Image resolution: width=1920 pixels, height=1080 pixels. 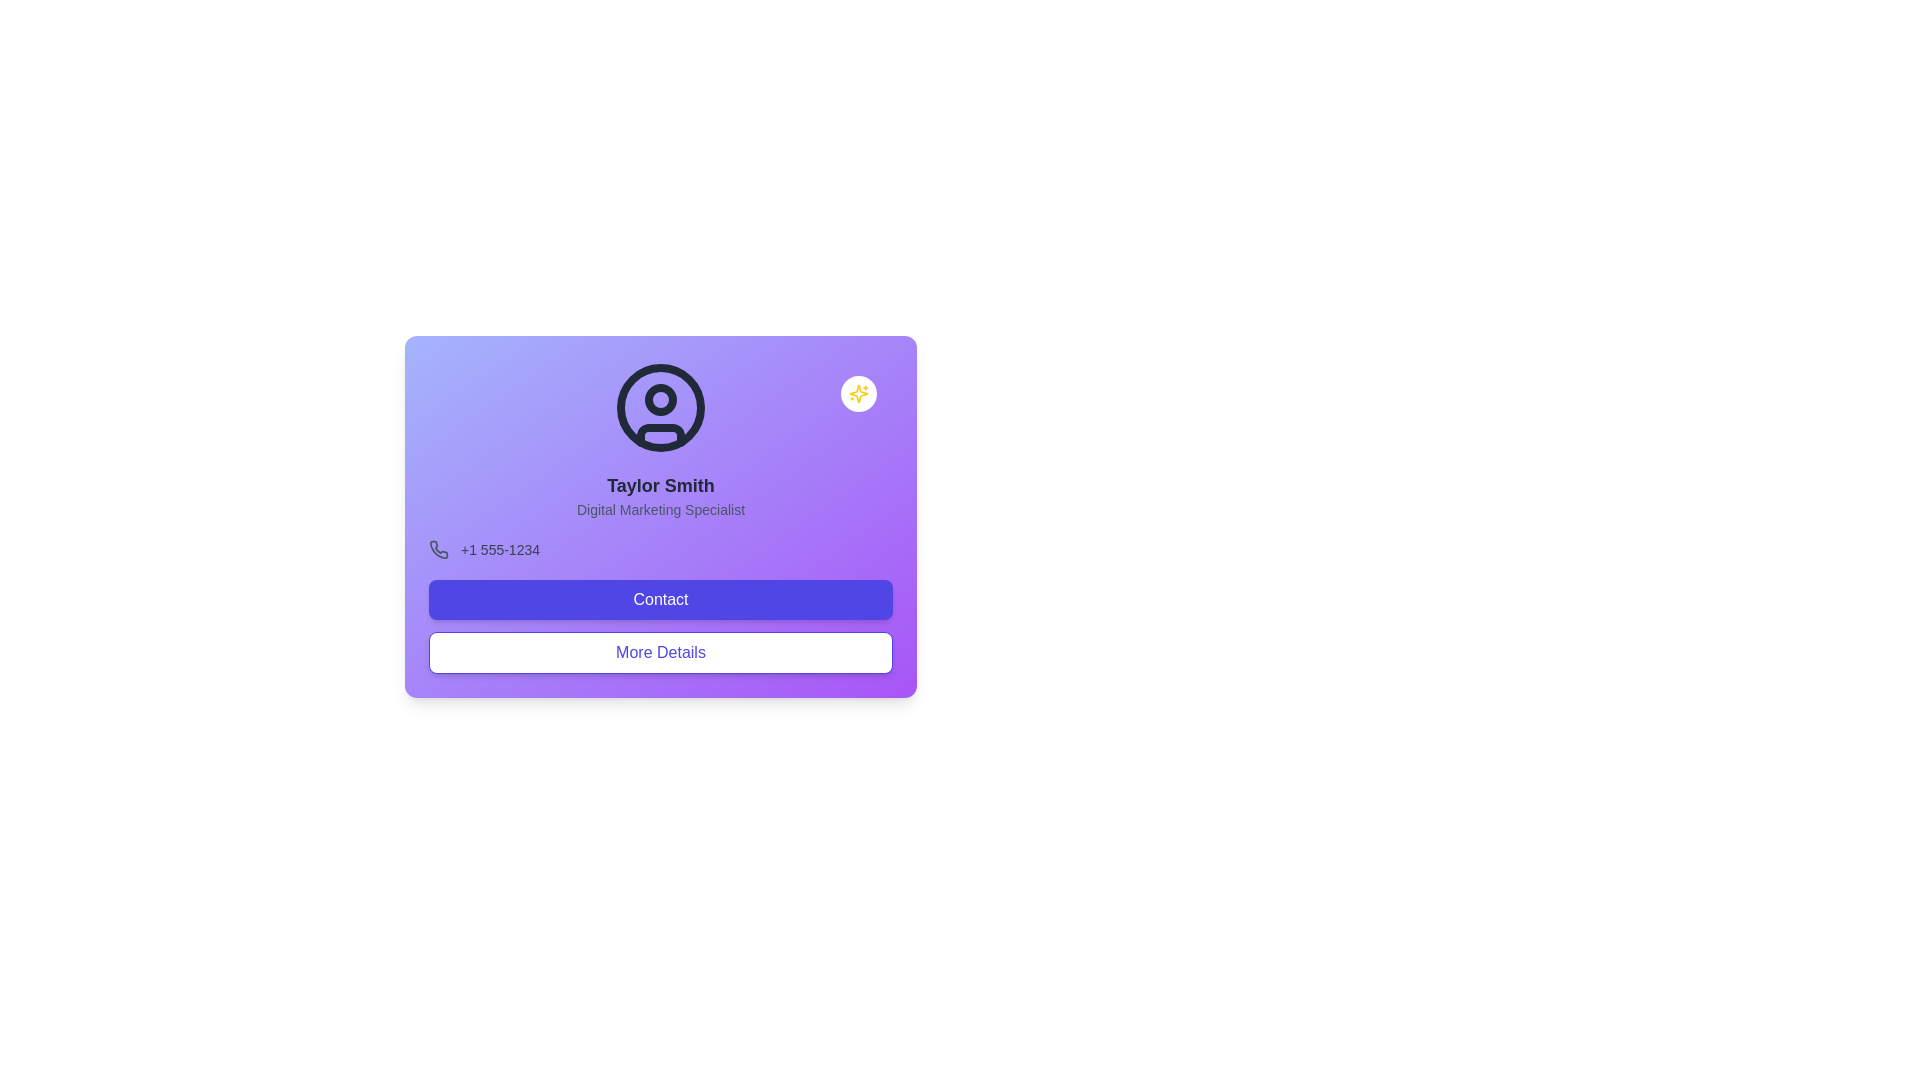 I want to click on the decorative lower body element of the user profile icon to trigger visual effects, so click(x=661, y=434).